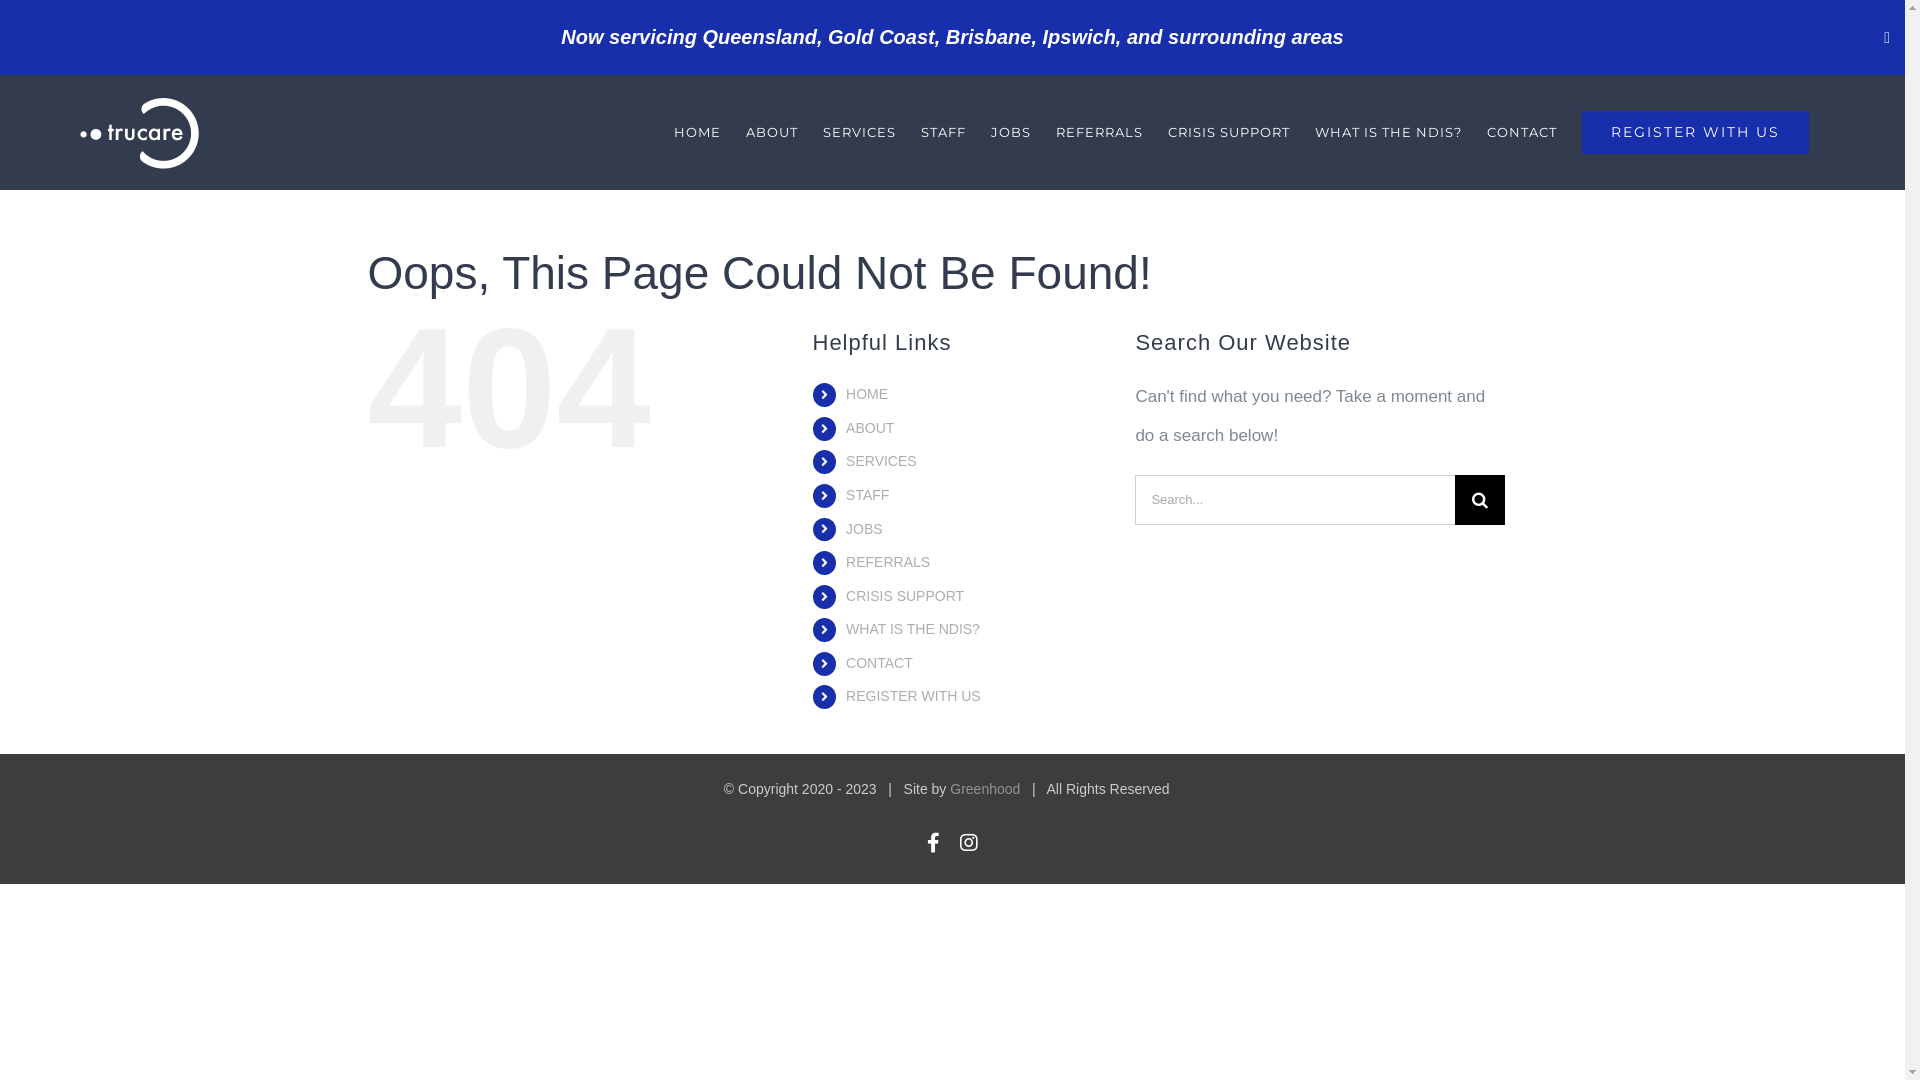 This screenshot has height=1080, width=1920. I want to click on 'REGISTER WITH US', so click(1581, 132).